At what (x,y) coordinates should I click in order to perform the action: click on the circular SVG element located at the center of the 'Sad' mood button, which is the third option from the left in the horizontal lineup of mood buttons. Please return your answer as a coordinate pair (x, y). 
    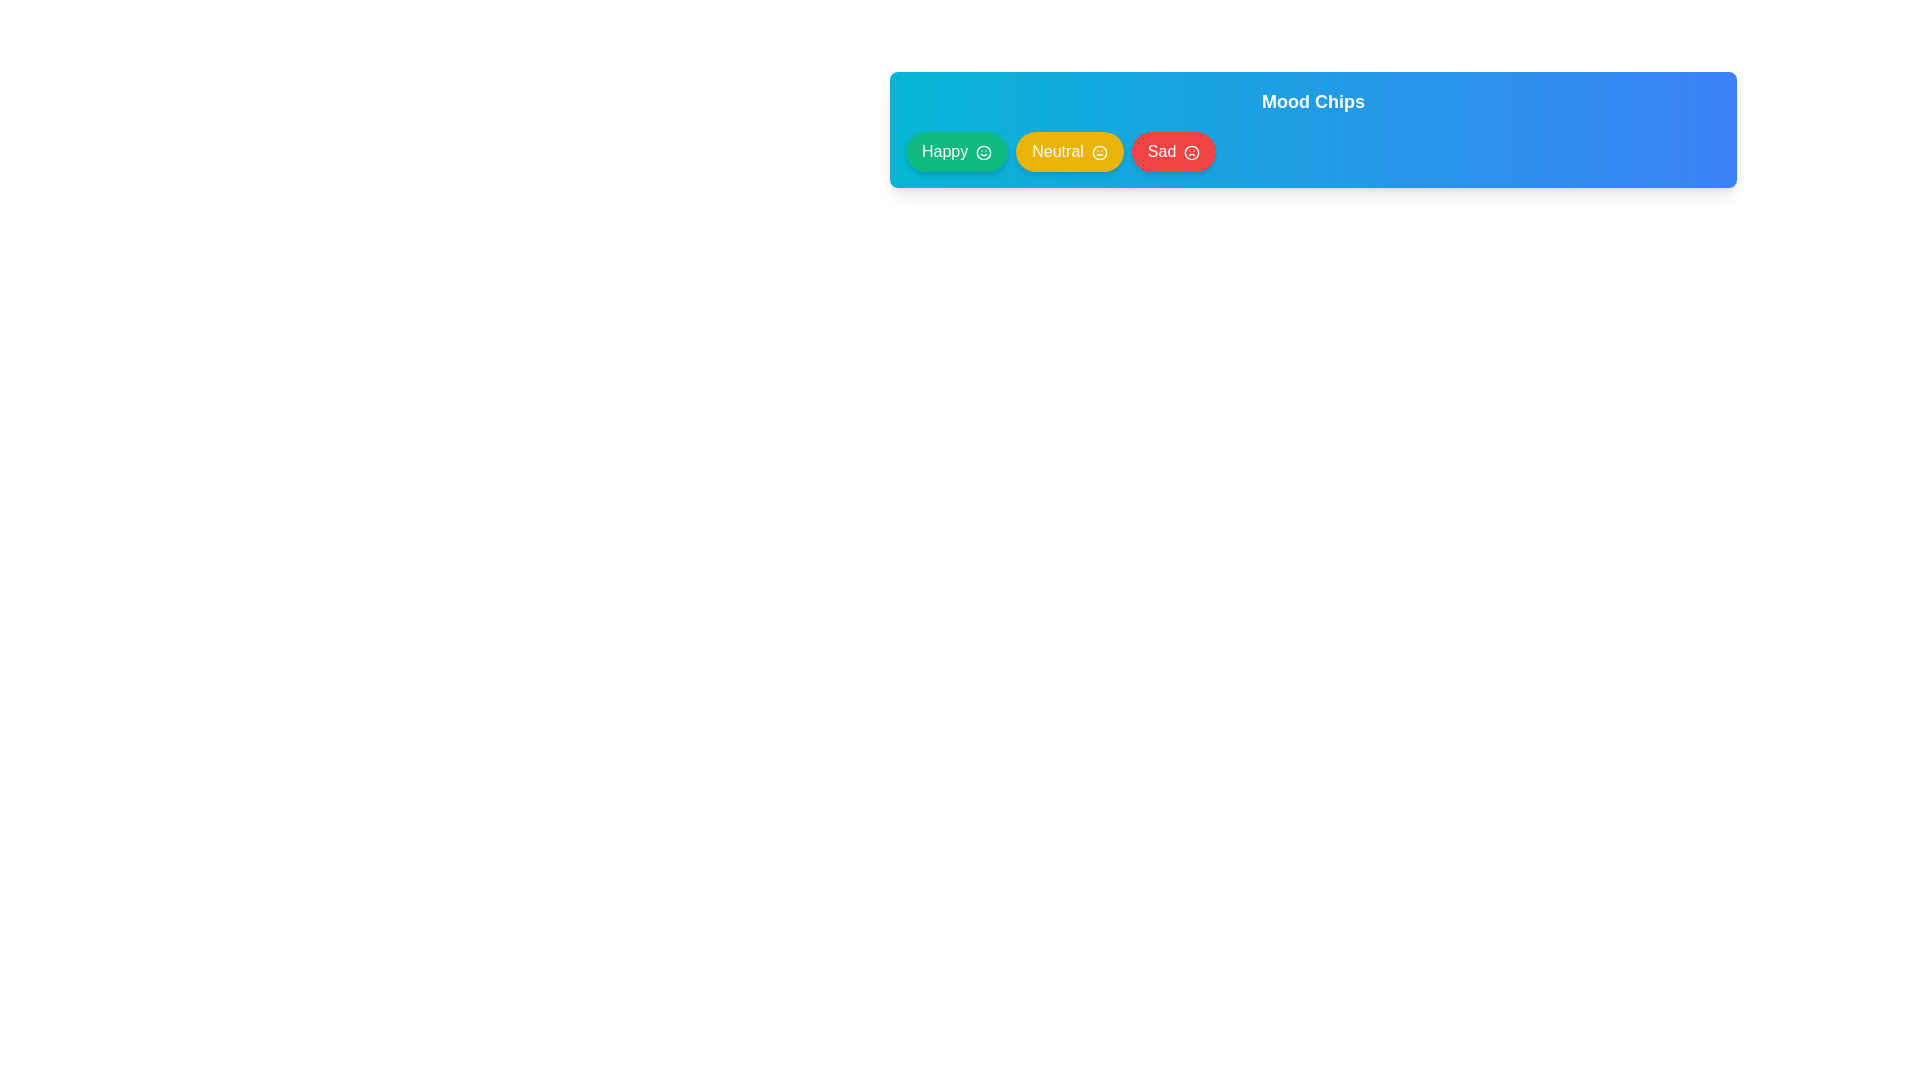
    Looking at the image, I should click on (1192, 151).